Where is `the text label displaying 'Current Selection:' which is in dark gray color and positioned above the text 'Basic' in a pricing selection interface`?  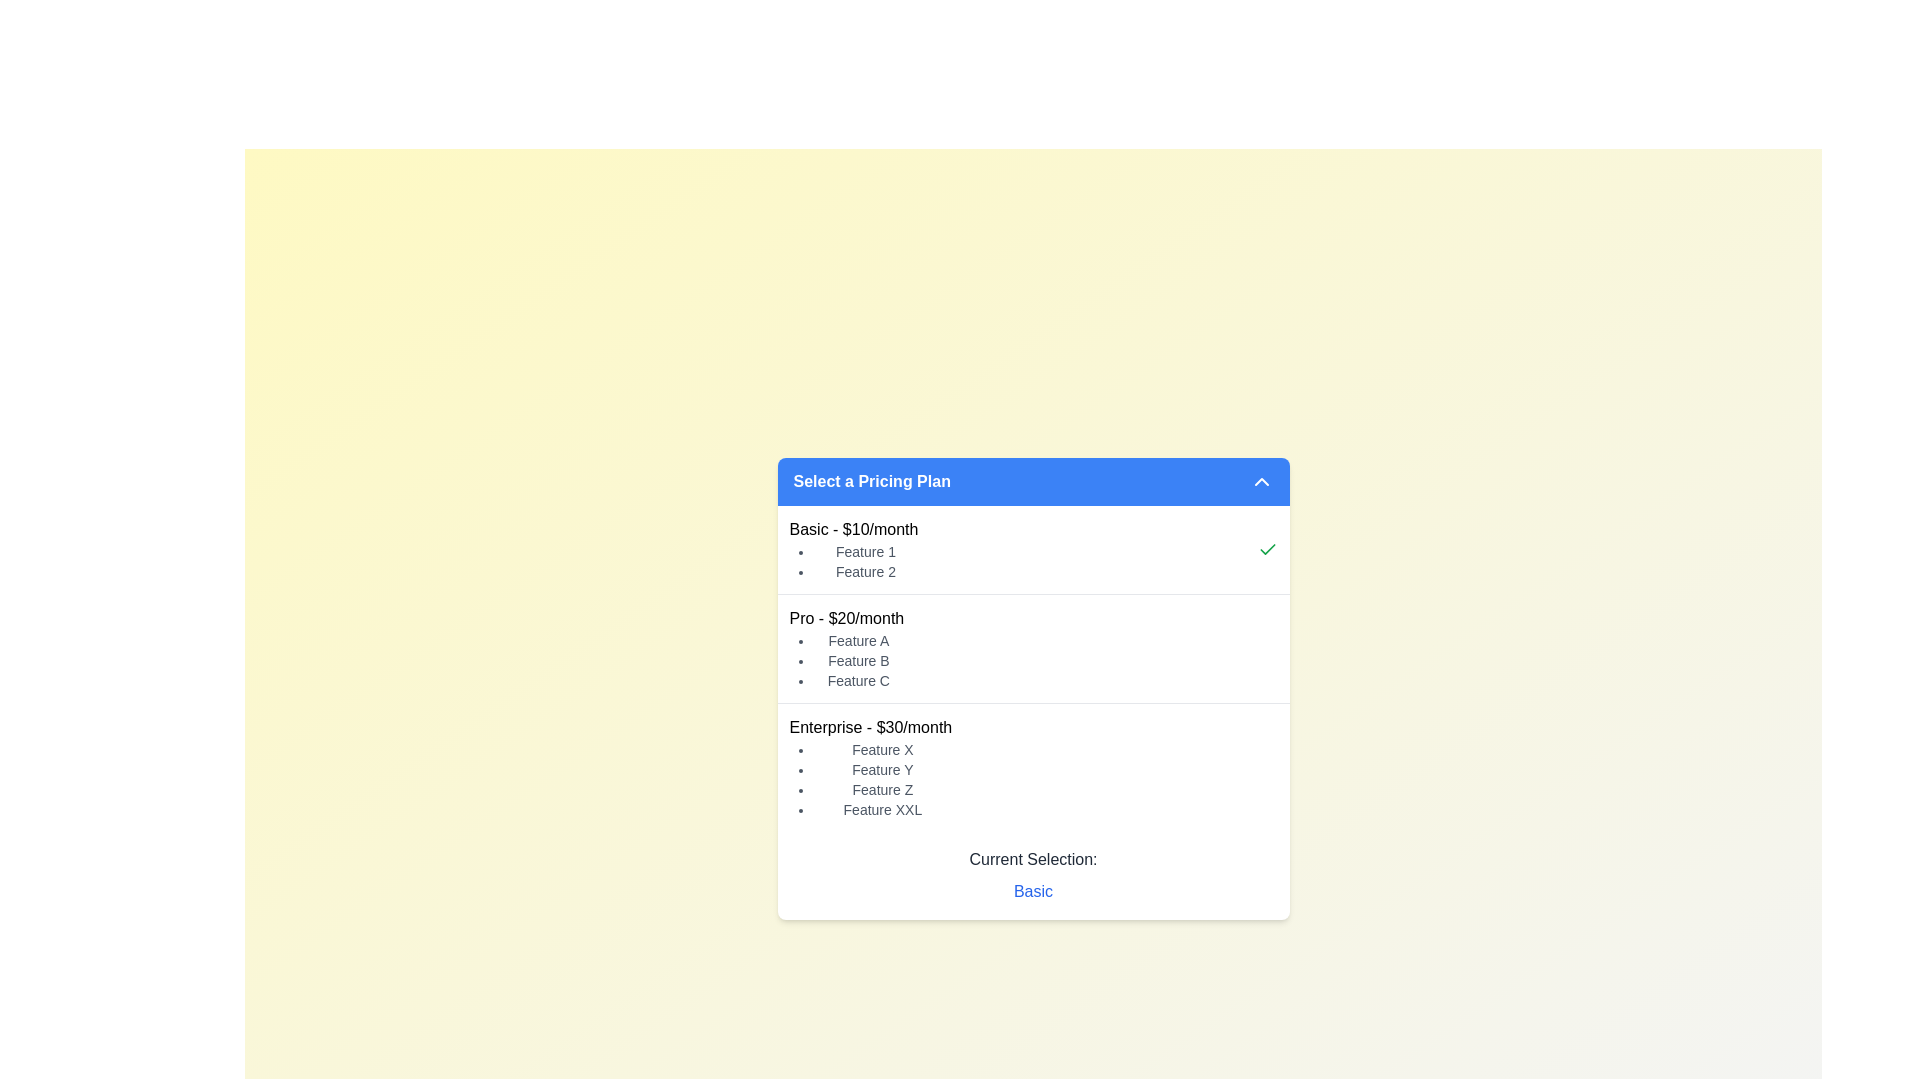 the text label displaying 'Current Selection:' which is in dark gray color and positioned above the text 'Basic' in a pricing selection interface is located at coordinates (1033, 859).